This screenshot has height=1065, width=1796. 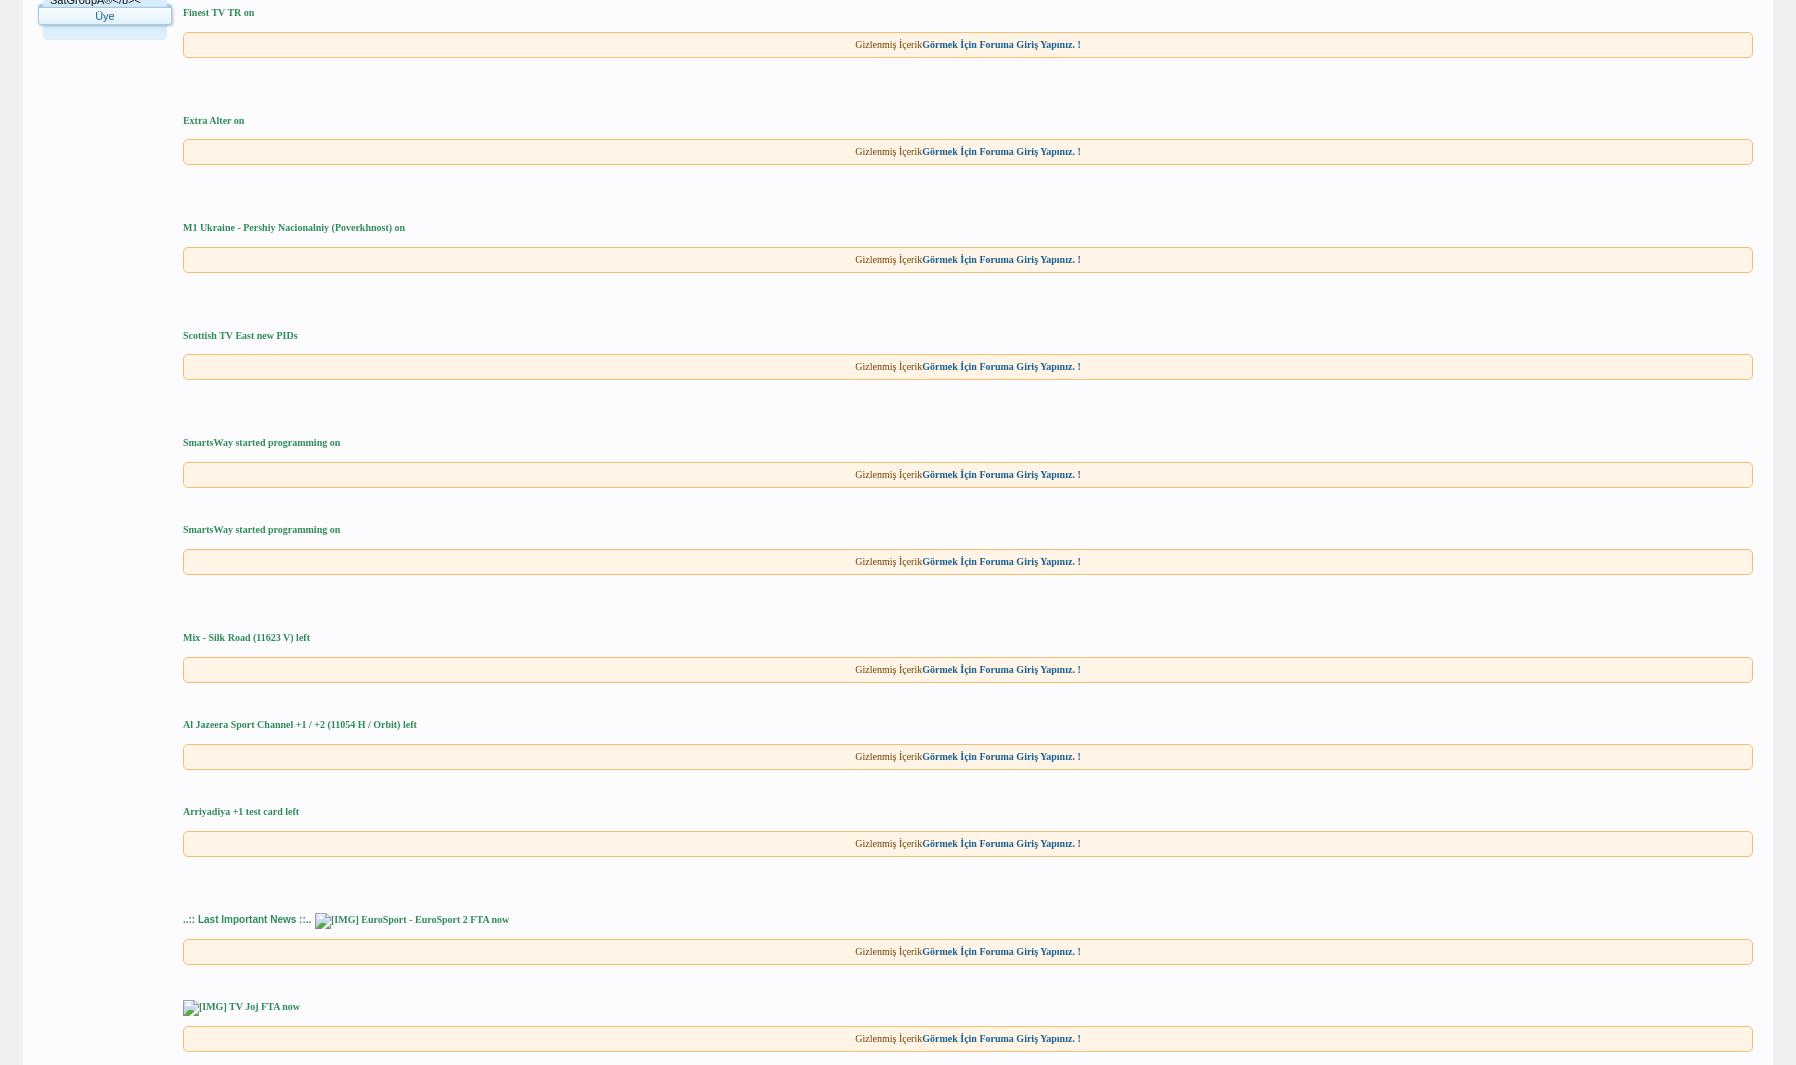 I want to click on 'Extra Alter on', so click(x=212, y=118).